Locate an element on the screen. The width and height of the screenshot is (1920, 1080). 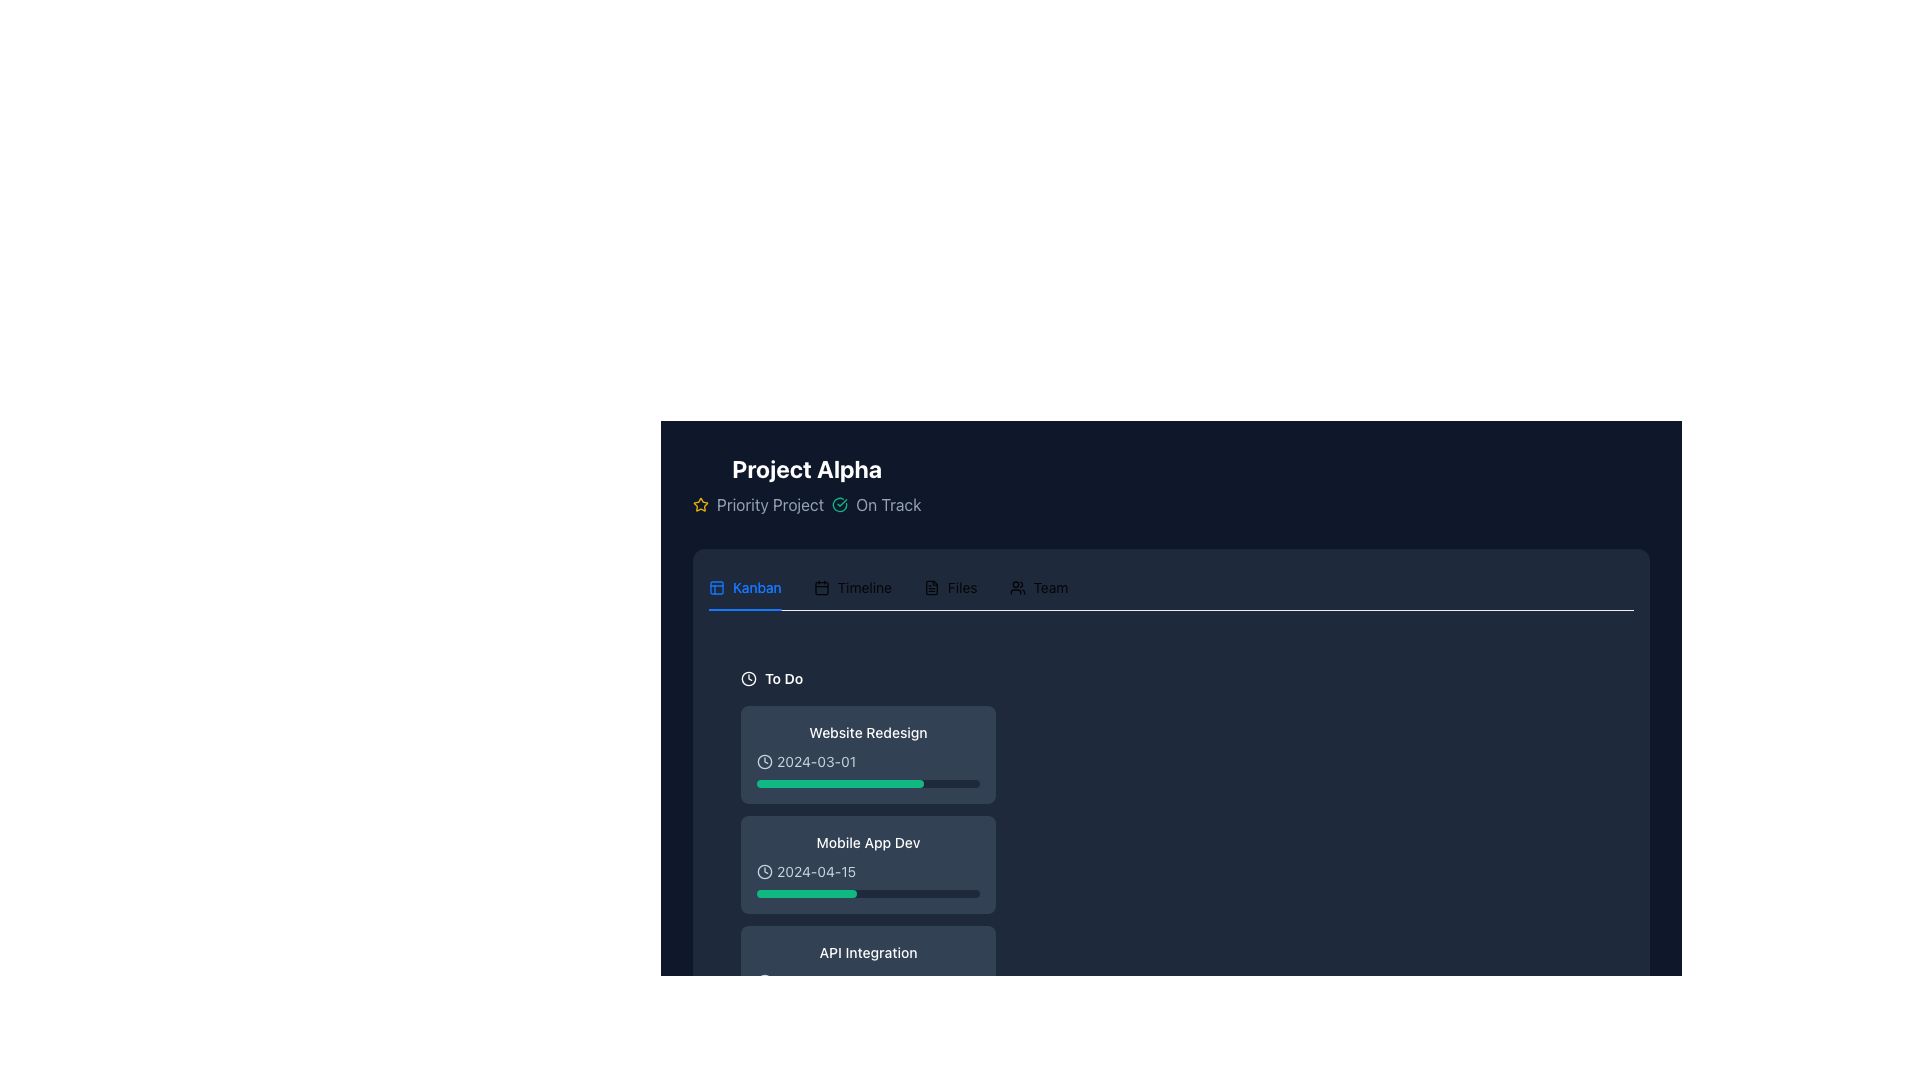
the 'Files' tab button in the navigation bar is located at coordinates (949, 586).